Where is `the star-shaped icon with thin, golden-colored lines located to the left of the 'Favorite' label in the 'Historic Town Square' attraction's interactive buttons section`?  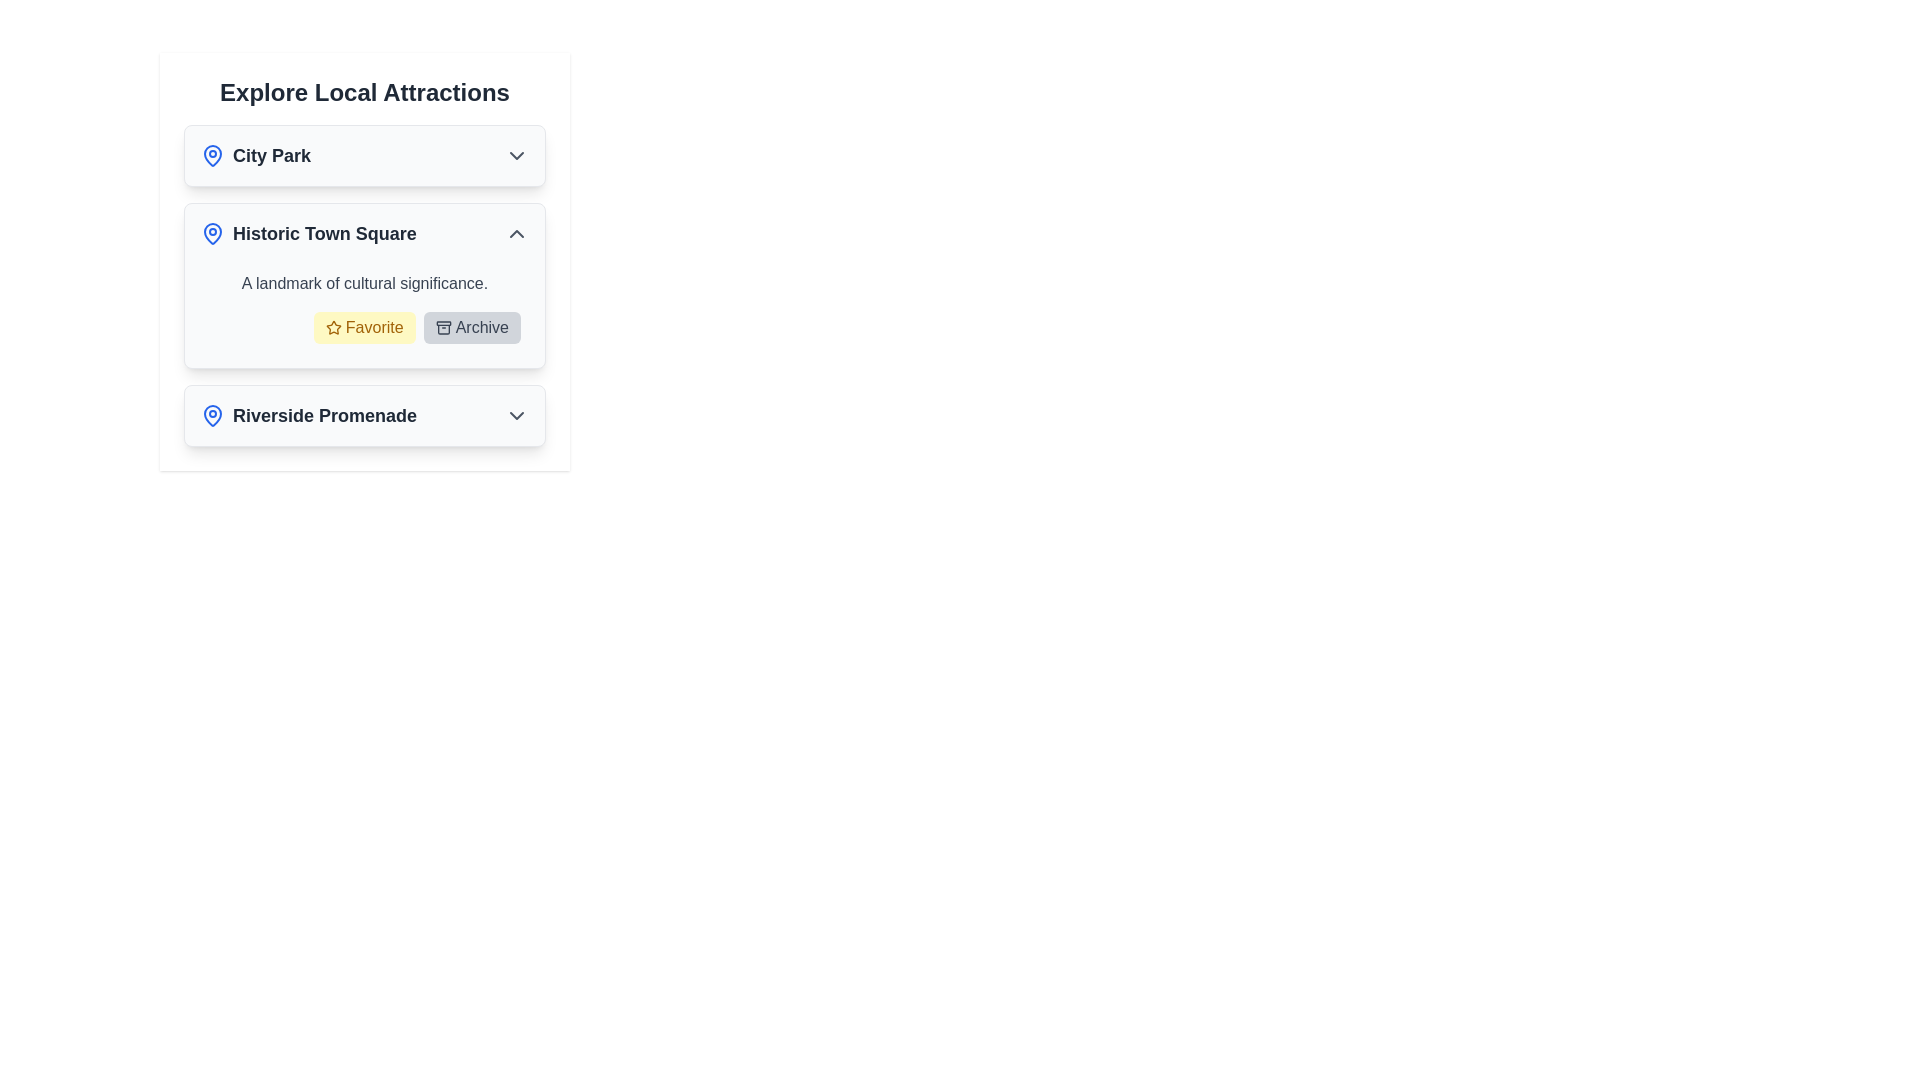 the star-shaped icon with thin, golden-colored lines located to the left of the 'Favorite' label in the 'Historic Town Square' attraction's interactive buttons section is located at coordinates (333, 326).